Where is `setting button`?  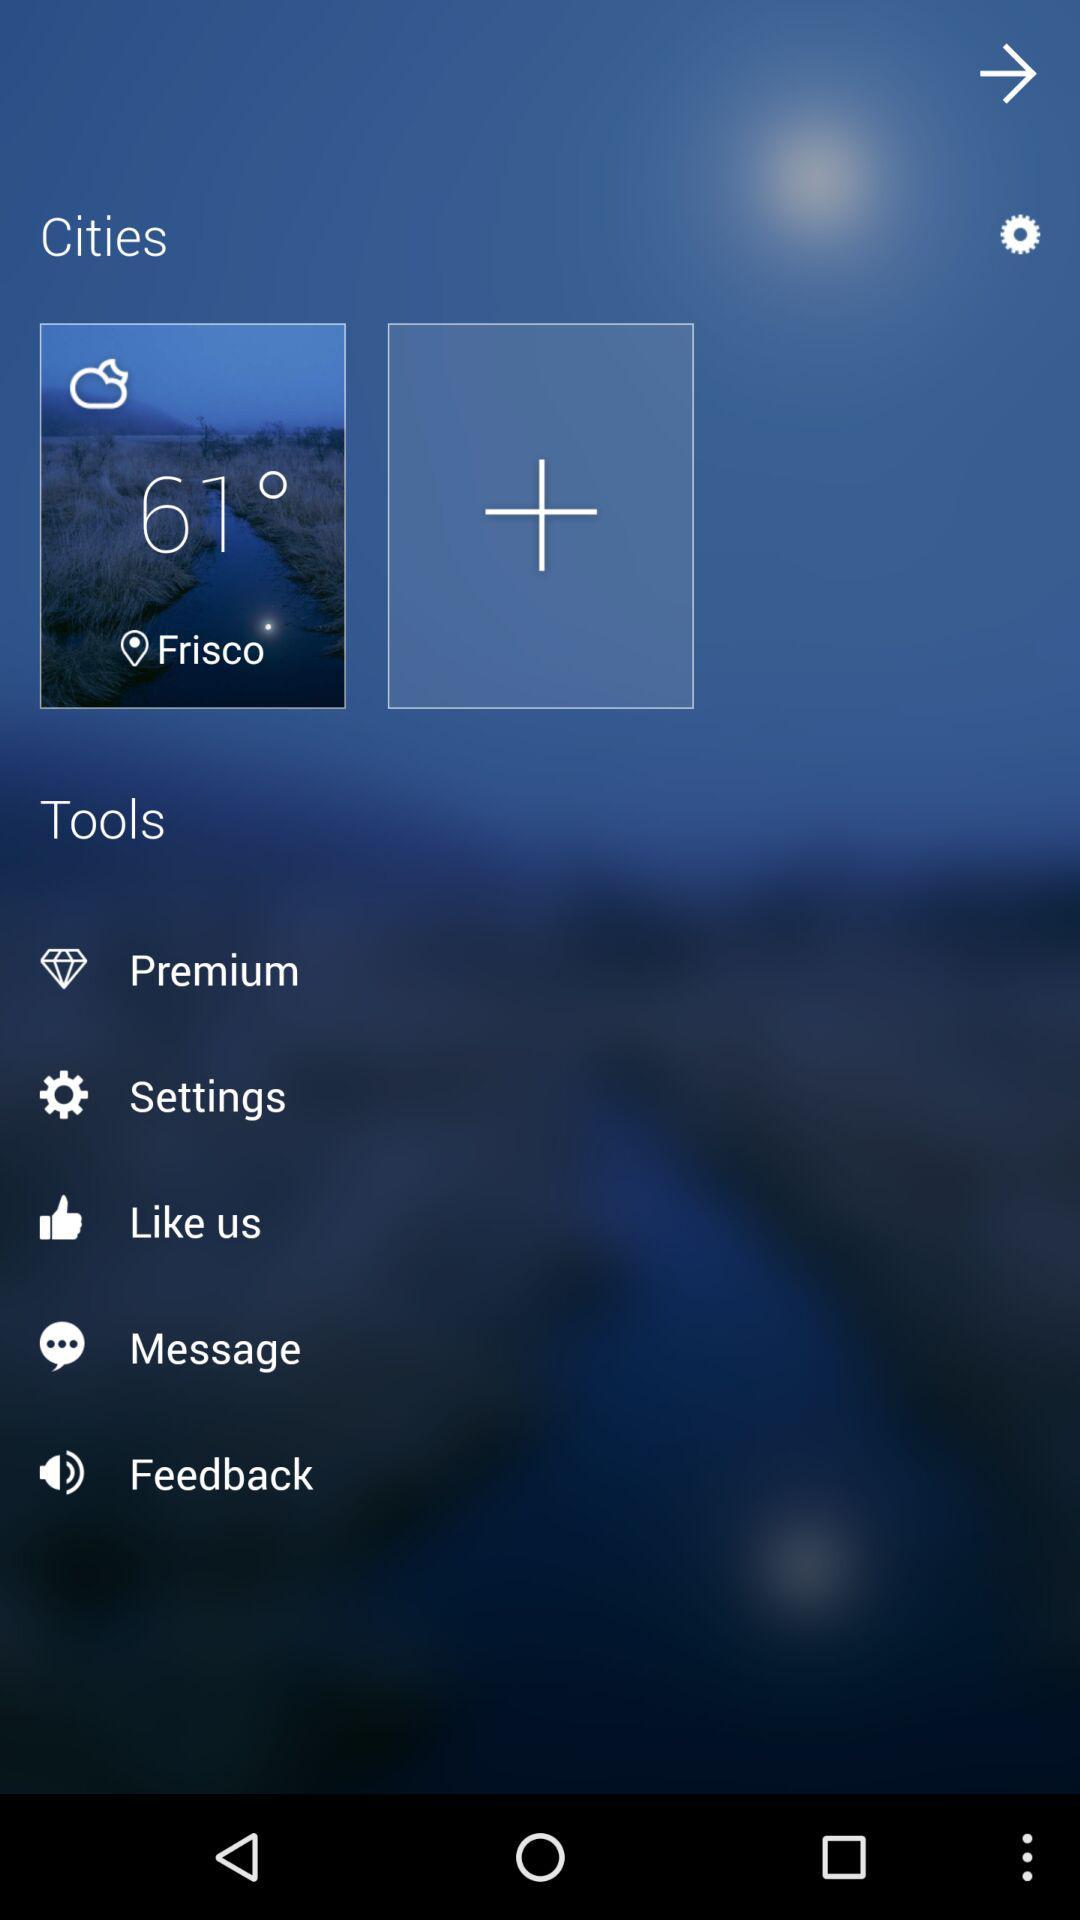 setting button is located at coordinates (540, 1093).